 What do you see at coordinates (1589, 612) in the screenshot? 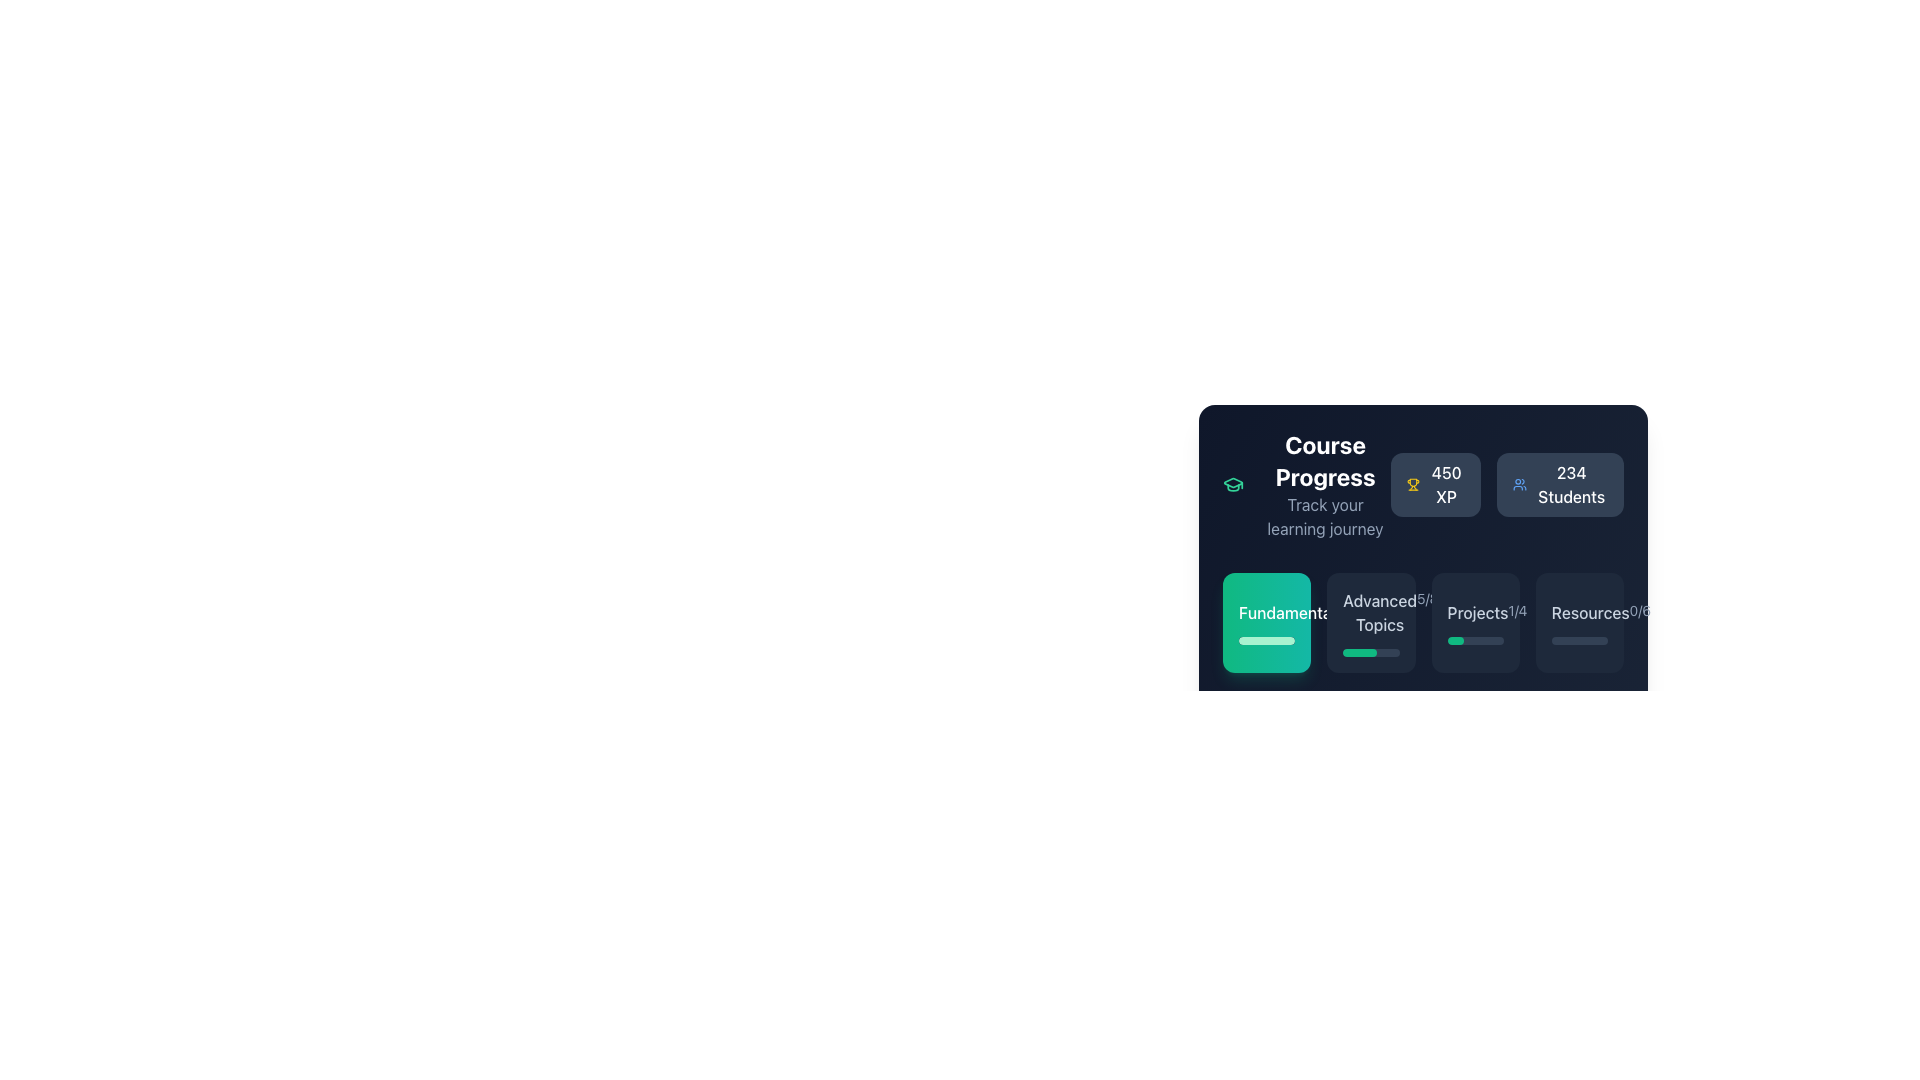
I see `the text label displaying 'Resources' in slate-gray color, located in the bottom row of the 'Course Progress' card, preceding the small text '0/6'` at bounding box center [1589, 612].